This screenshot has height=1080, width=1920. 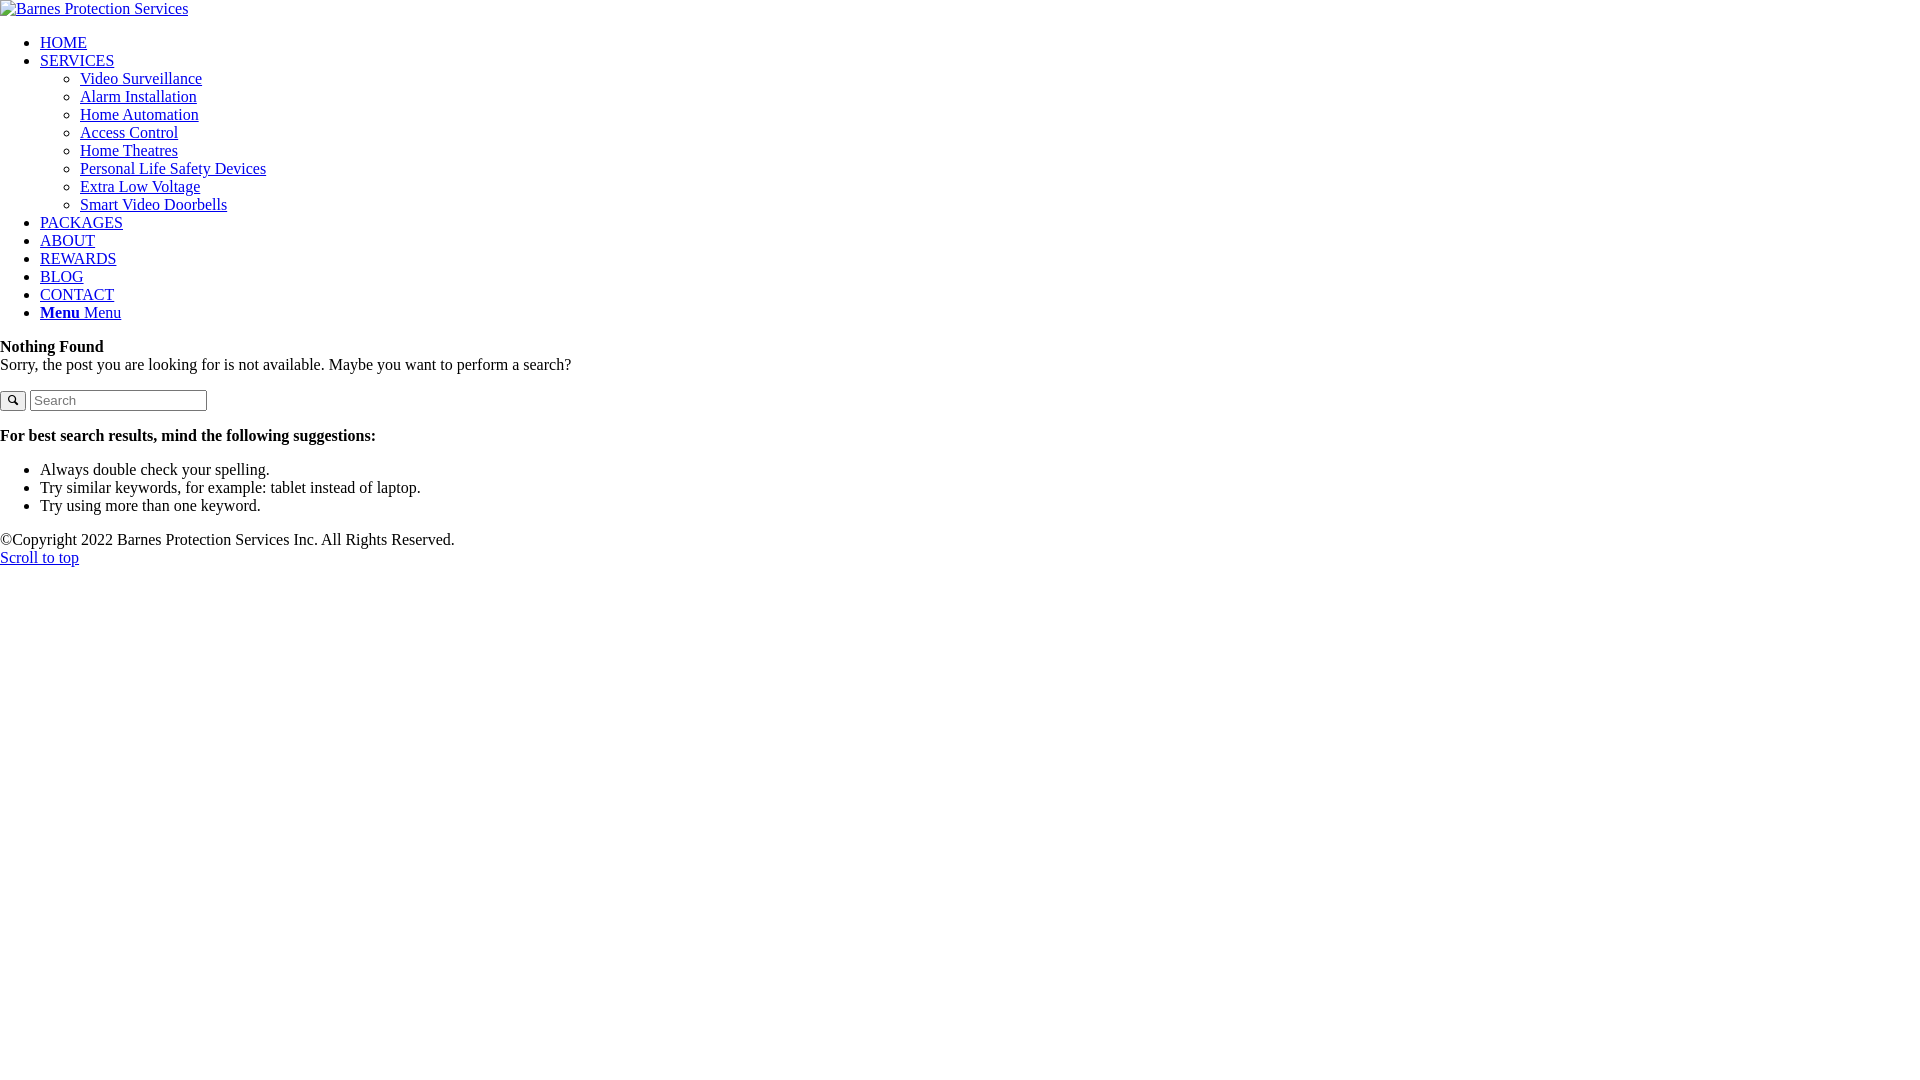 What do you see at coordinates (67, 239) in the screenshot?
I see `'ABOUT'` at bounding box center [67, 239].